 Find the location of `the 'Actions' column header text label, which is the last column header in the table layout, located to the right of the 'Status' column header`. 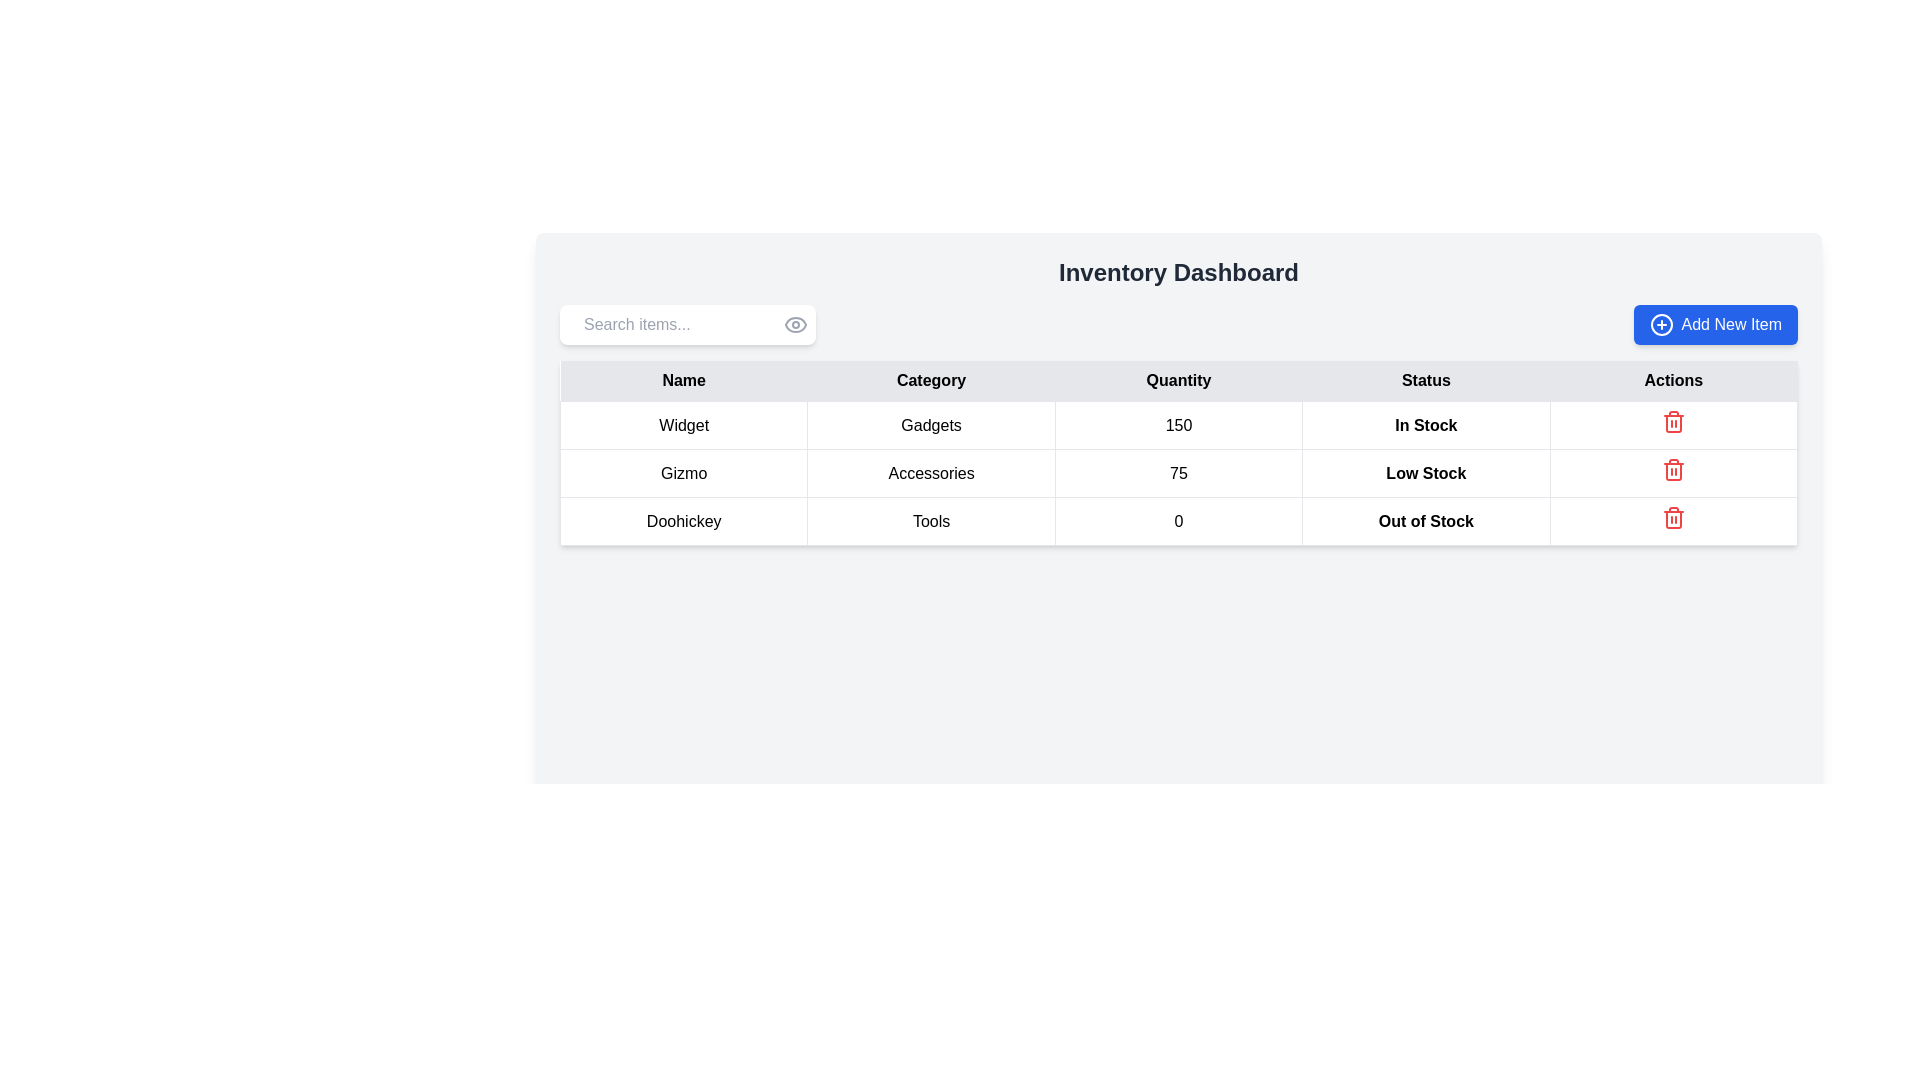

the 'Actions' column header text label, which is the last column header in the table layout, located to the right of the 'Status' column header is located at coordinates (1673, 381).